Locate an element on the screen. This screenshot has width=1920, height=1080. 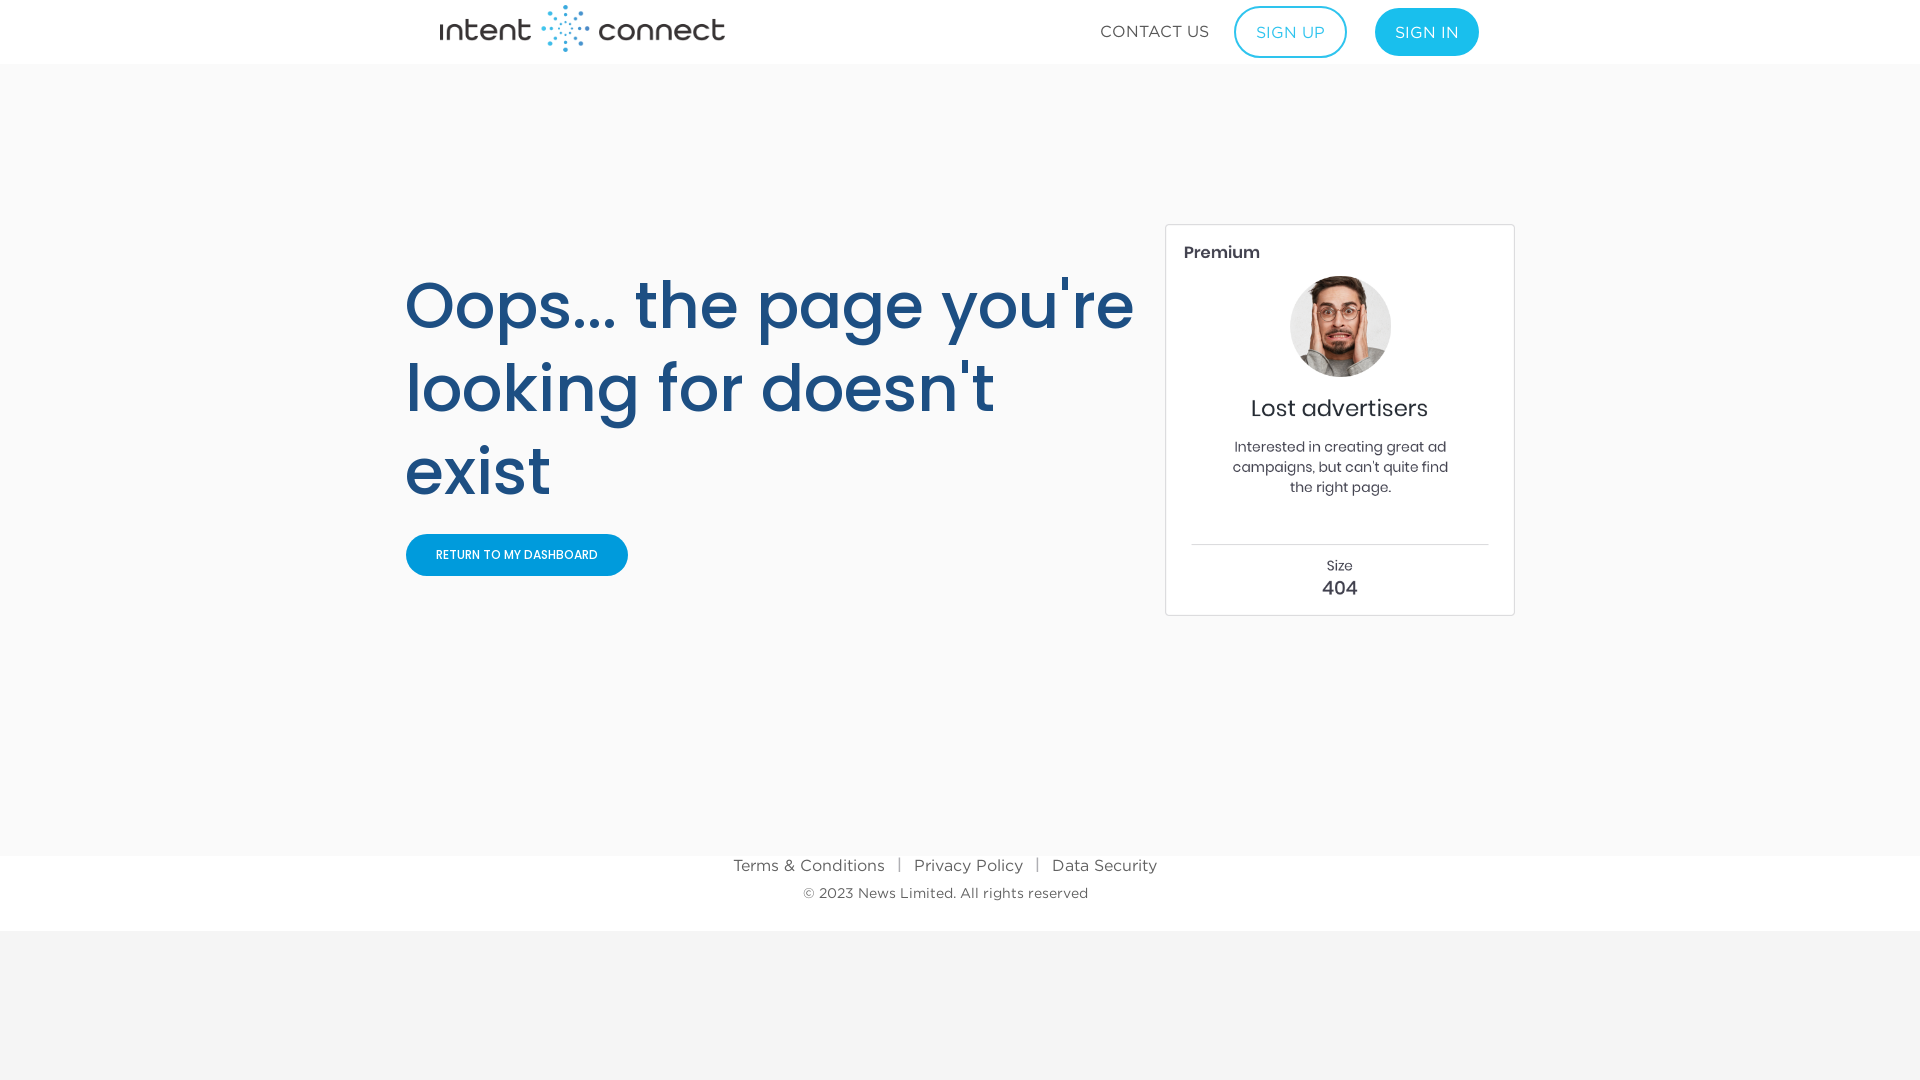
'Terms & Conditions' is located at coordinates (732, 863).